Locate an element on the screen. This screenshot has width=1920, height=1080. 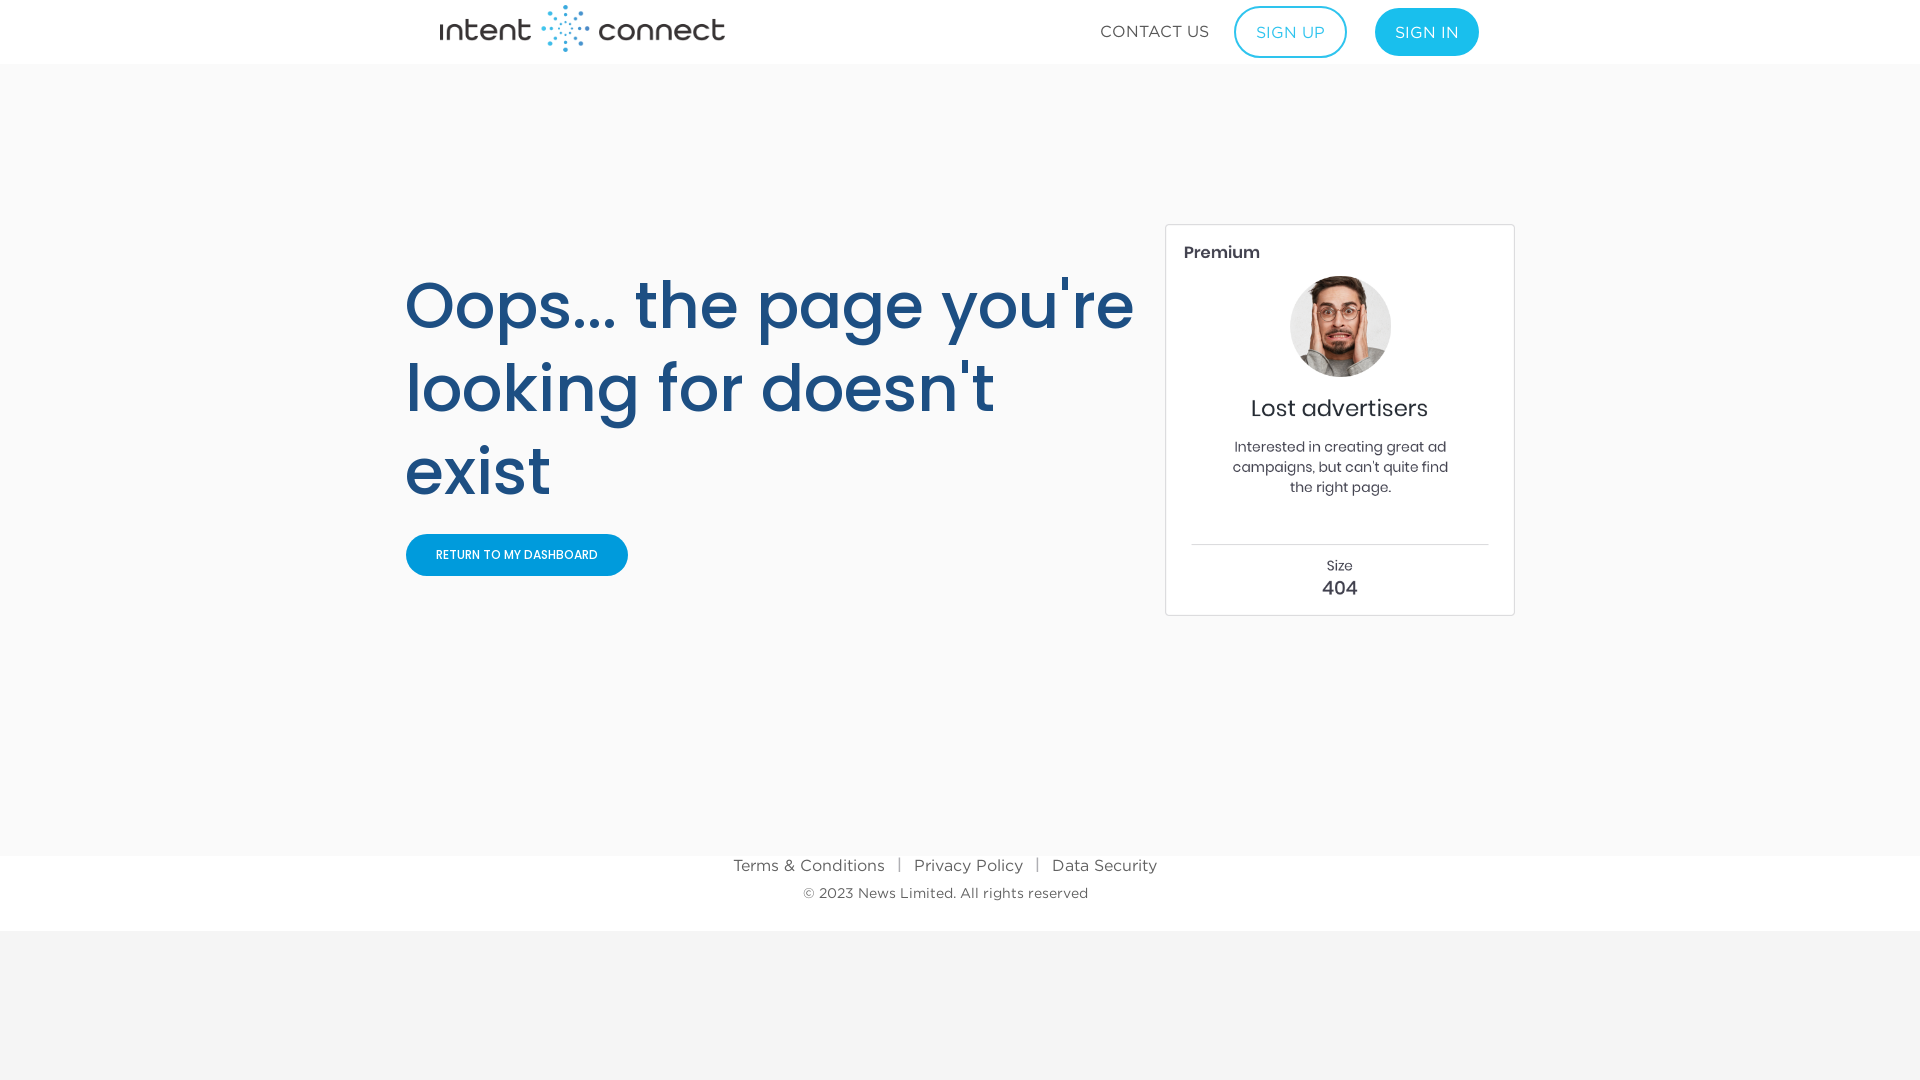
'Terms & Conditions' is located at coordinates (732, 863).